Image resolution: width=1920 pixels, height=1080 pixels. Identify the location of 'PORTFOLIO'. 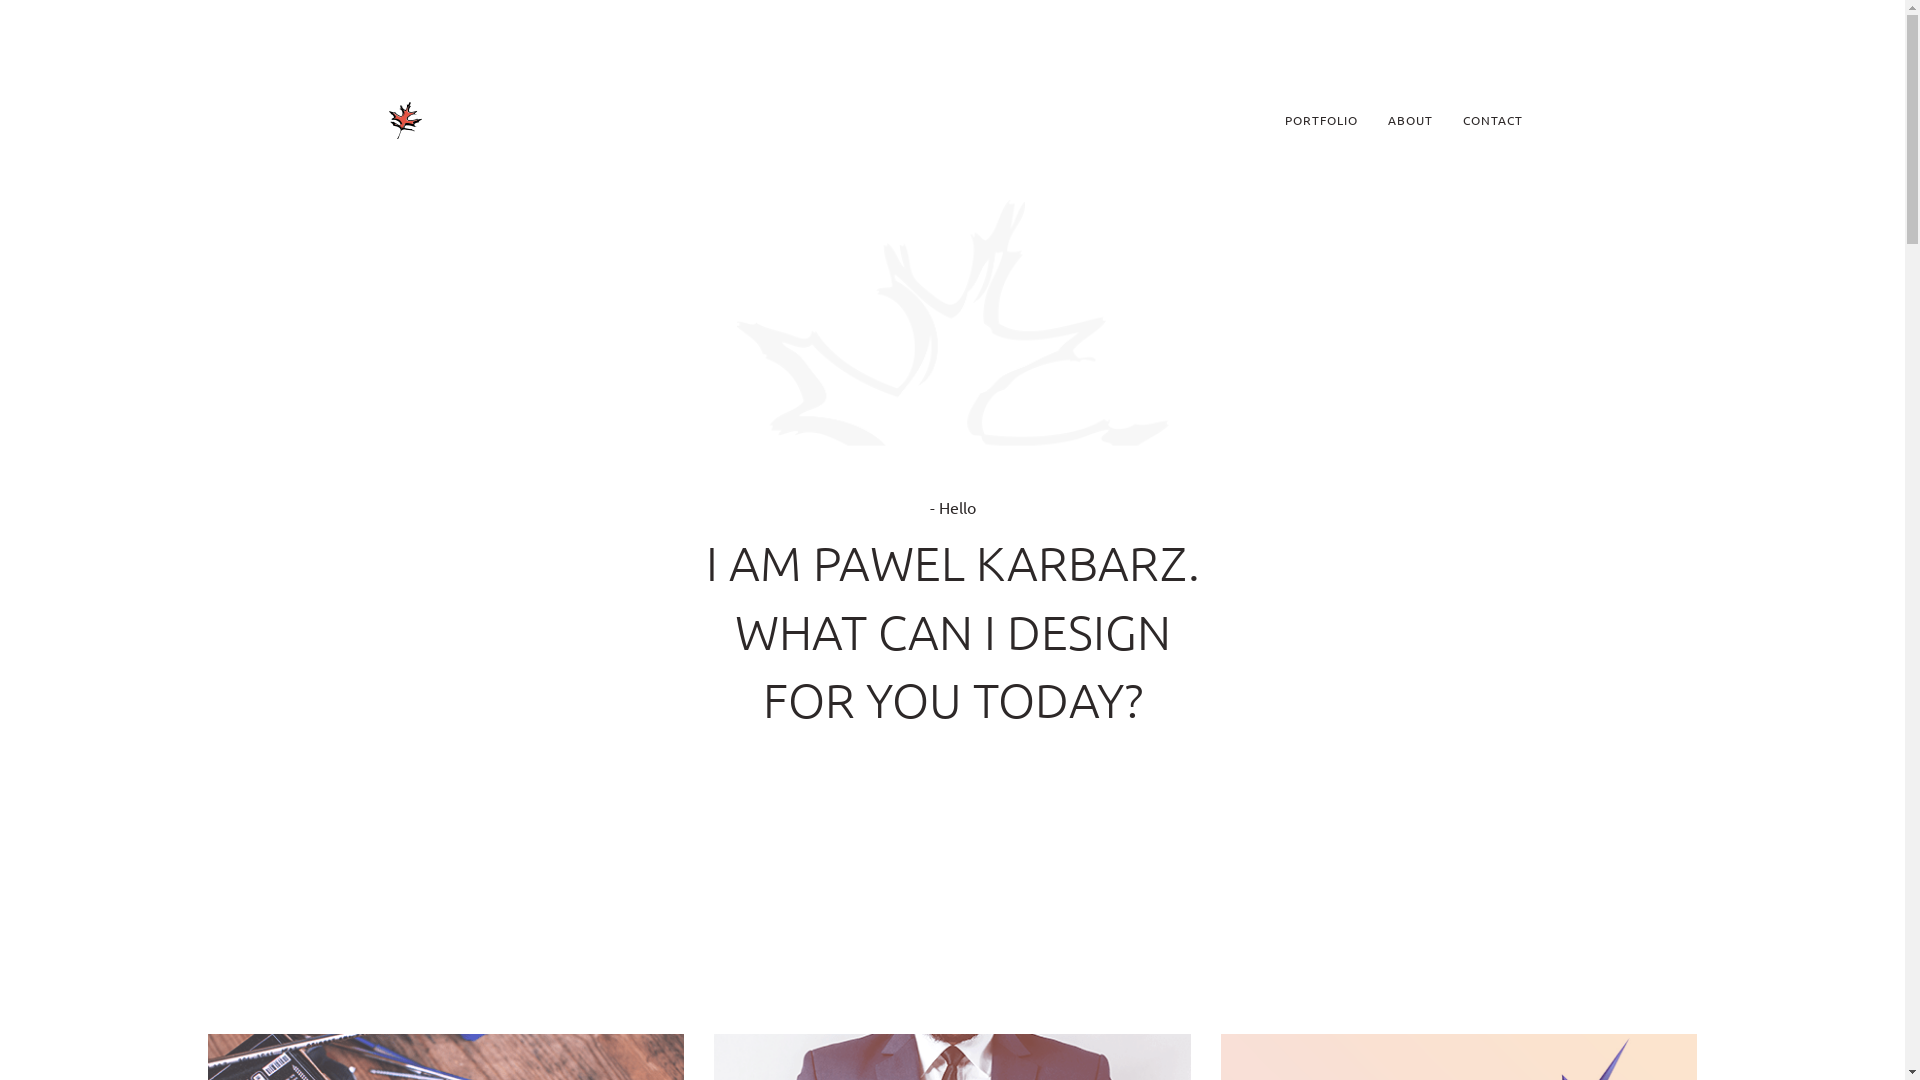
(1269, 119).